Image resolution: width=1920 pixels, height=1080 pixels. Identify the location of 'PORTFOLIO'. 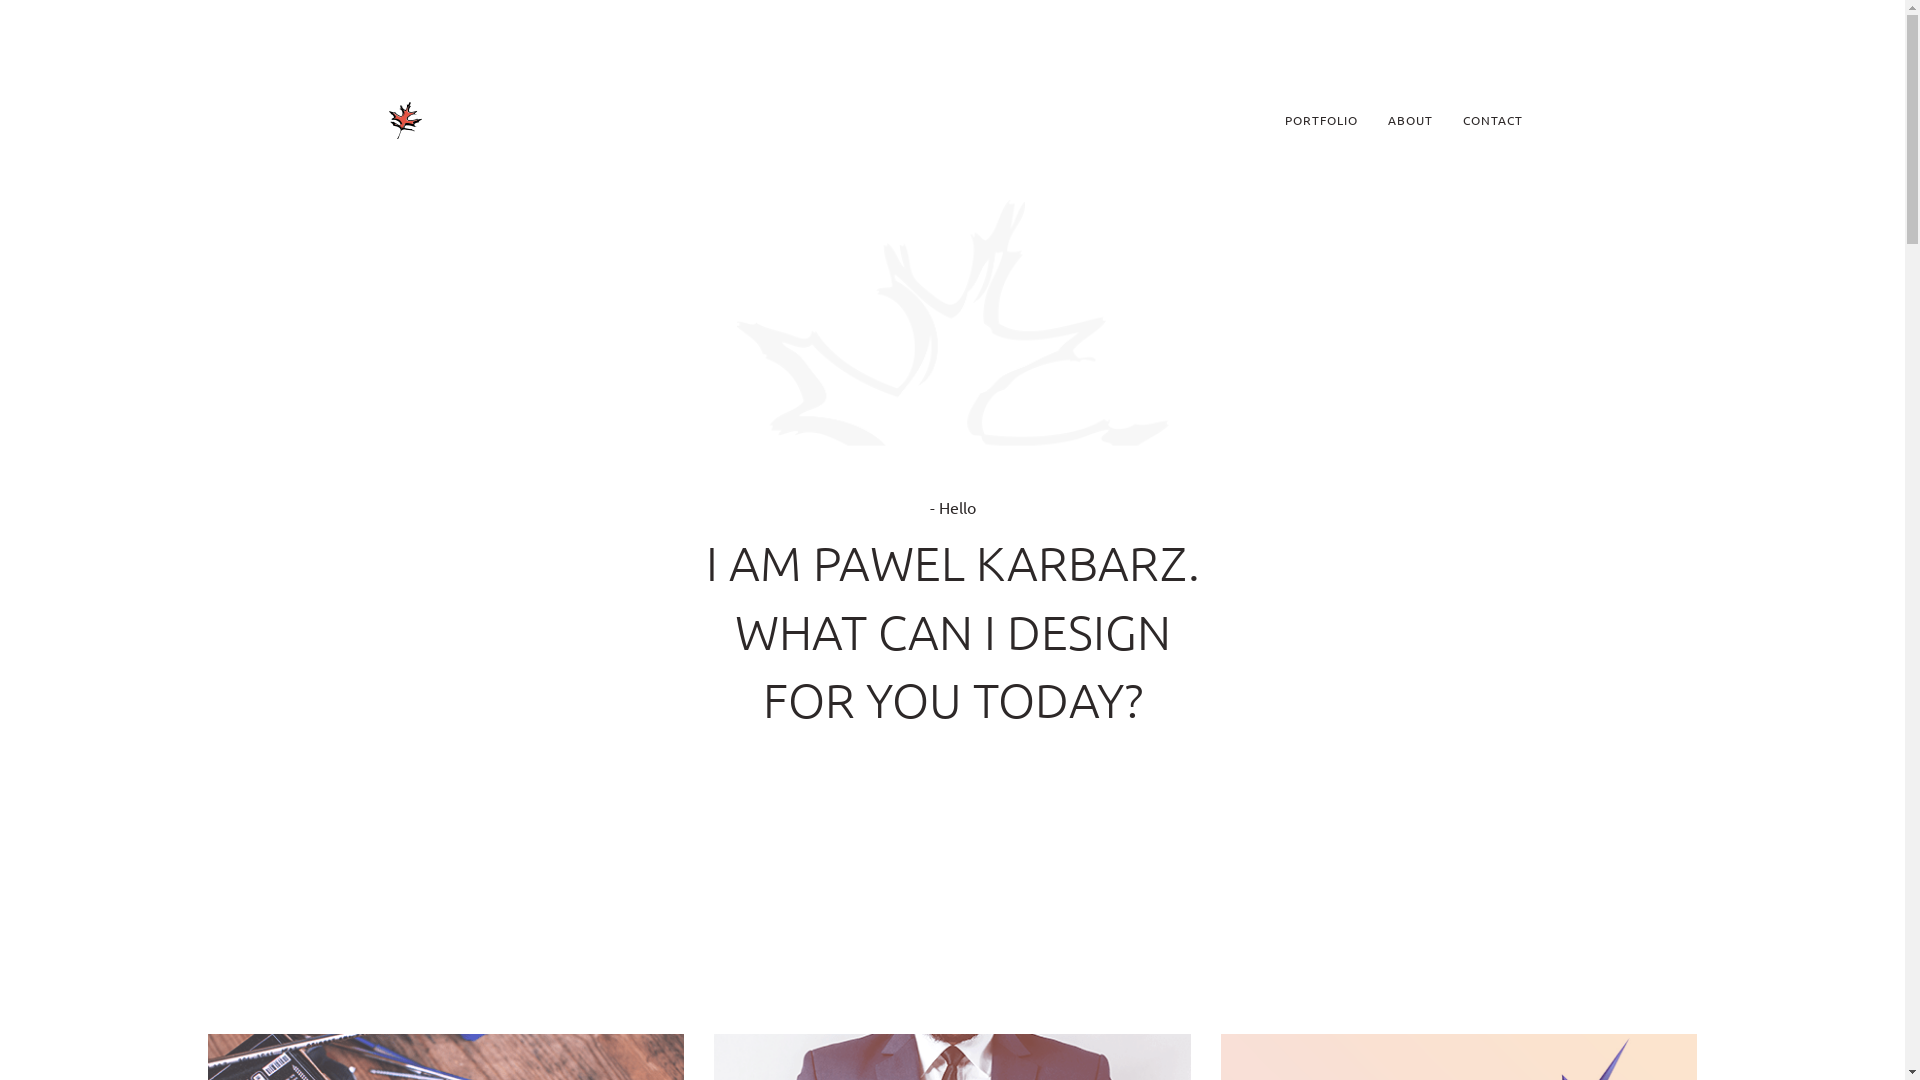
(1269, 119).